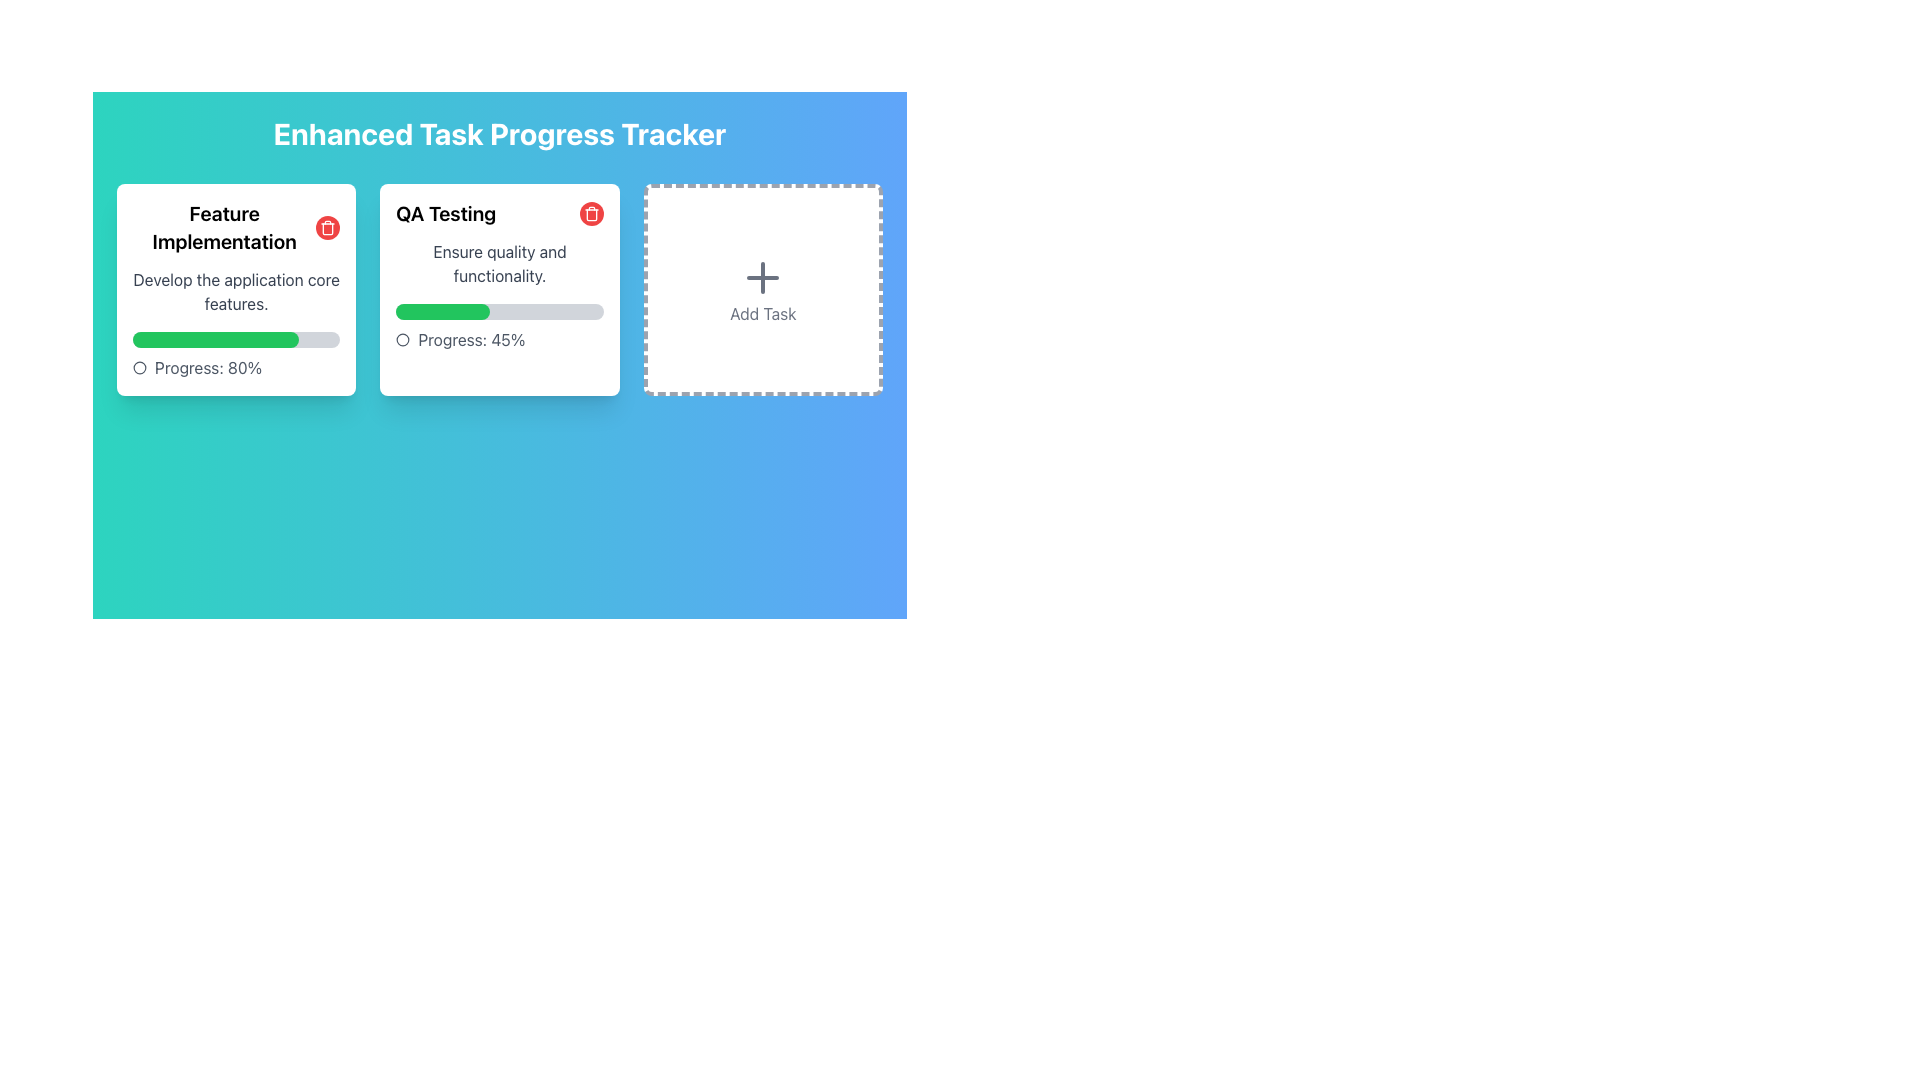 The image size is (1920, 1080). I want to click on the Progress Indicator element within the 'Feature Implementation' card that visually indicates an 80% progress level, so click(216, 338).